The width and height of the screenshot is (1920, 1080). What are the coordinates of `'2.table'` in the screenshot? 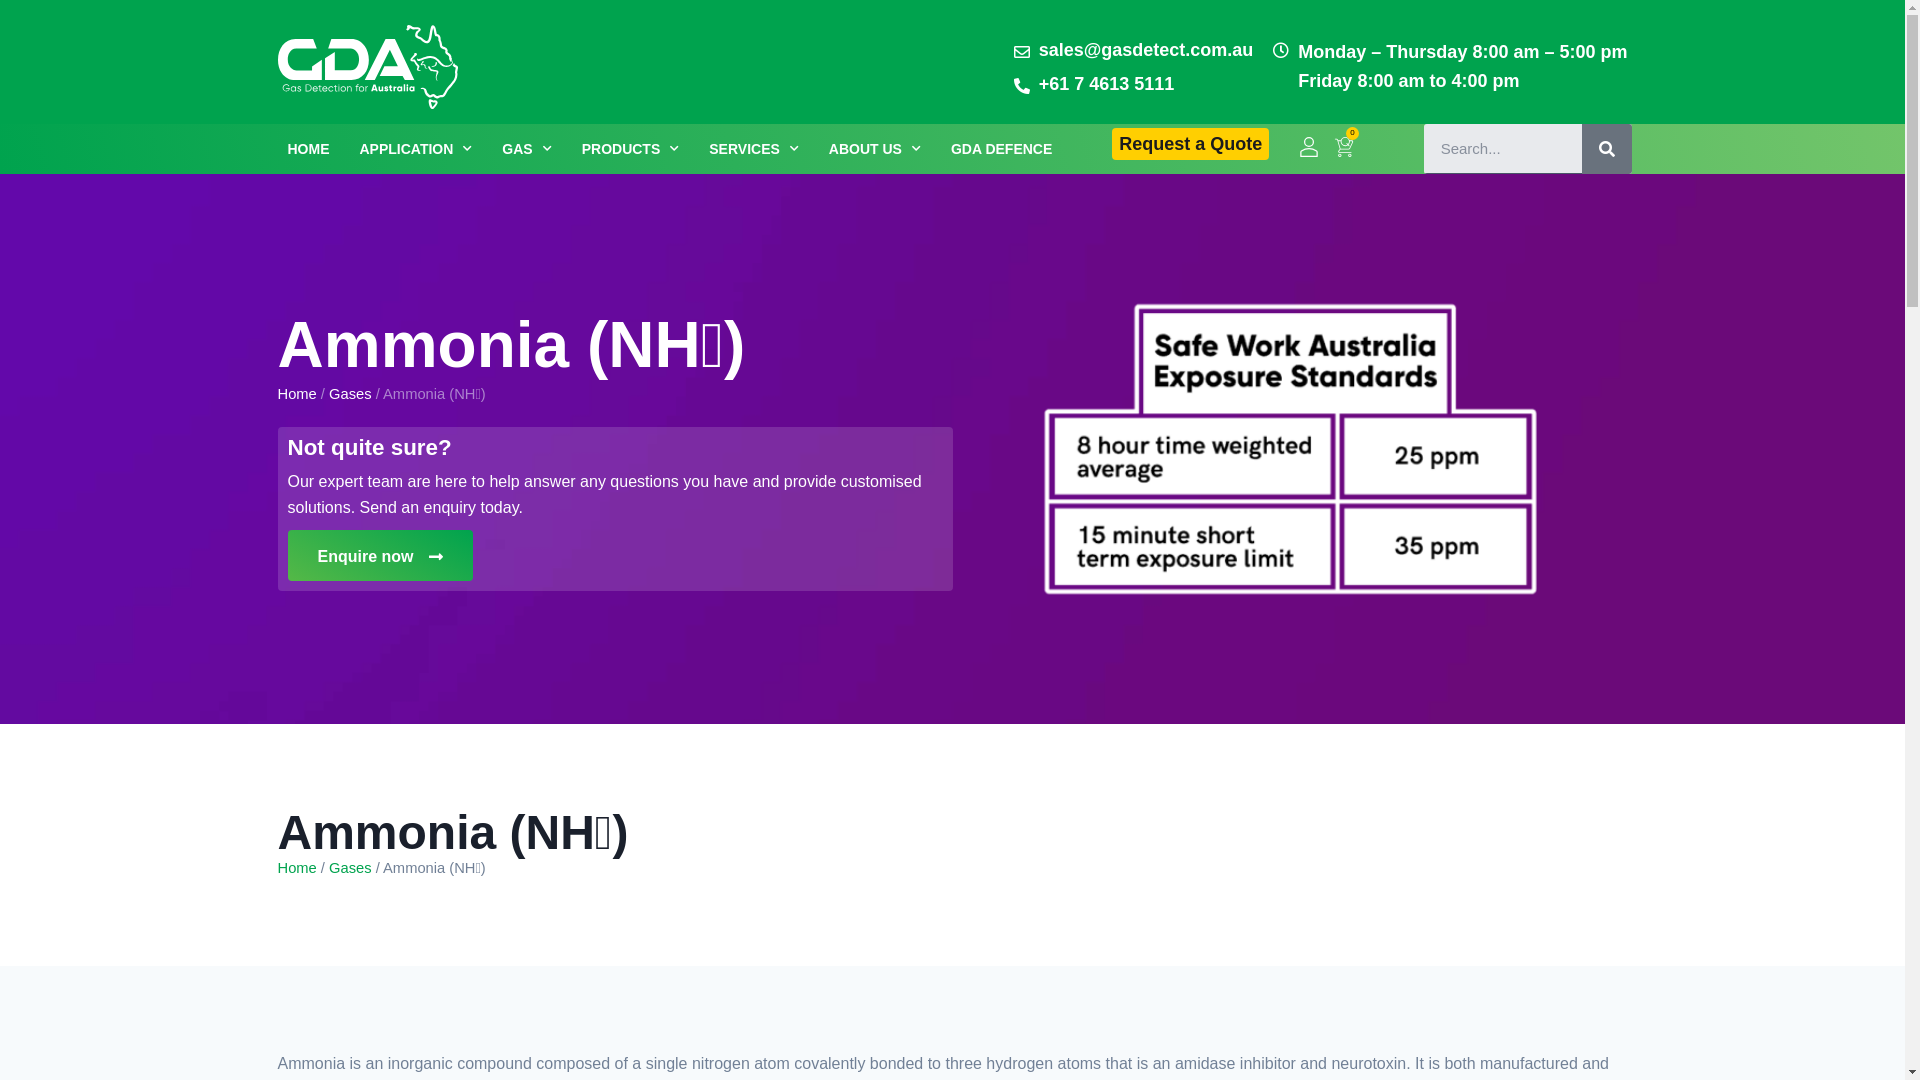 It's located at (1290, 447).